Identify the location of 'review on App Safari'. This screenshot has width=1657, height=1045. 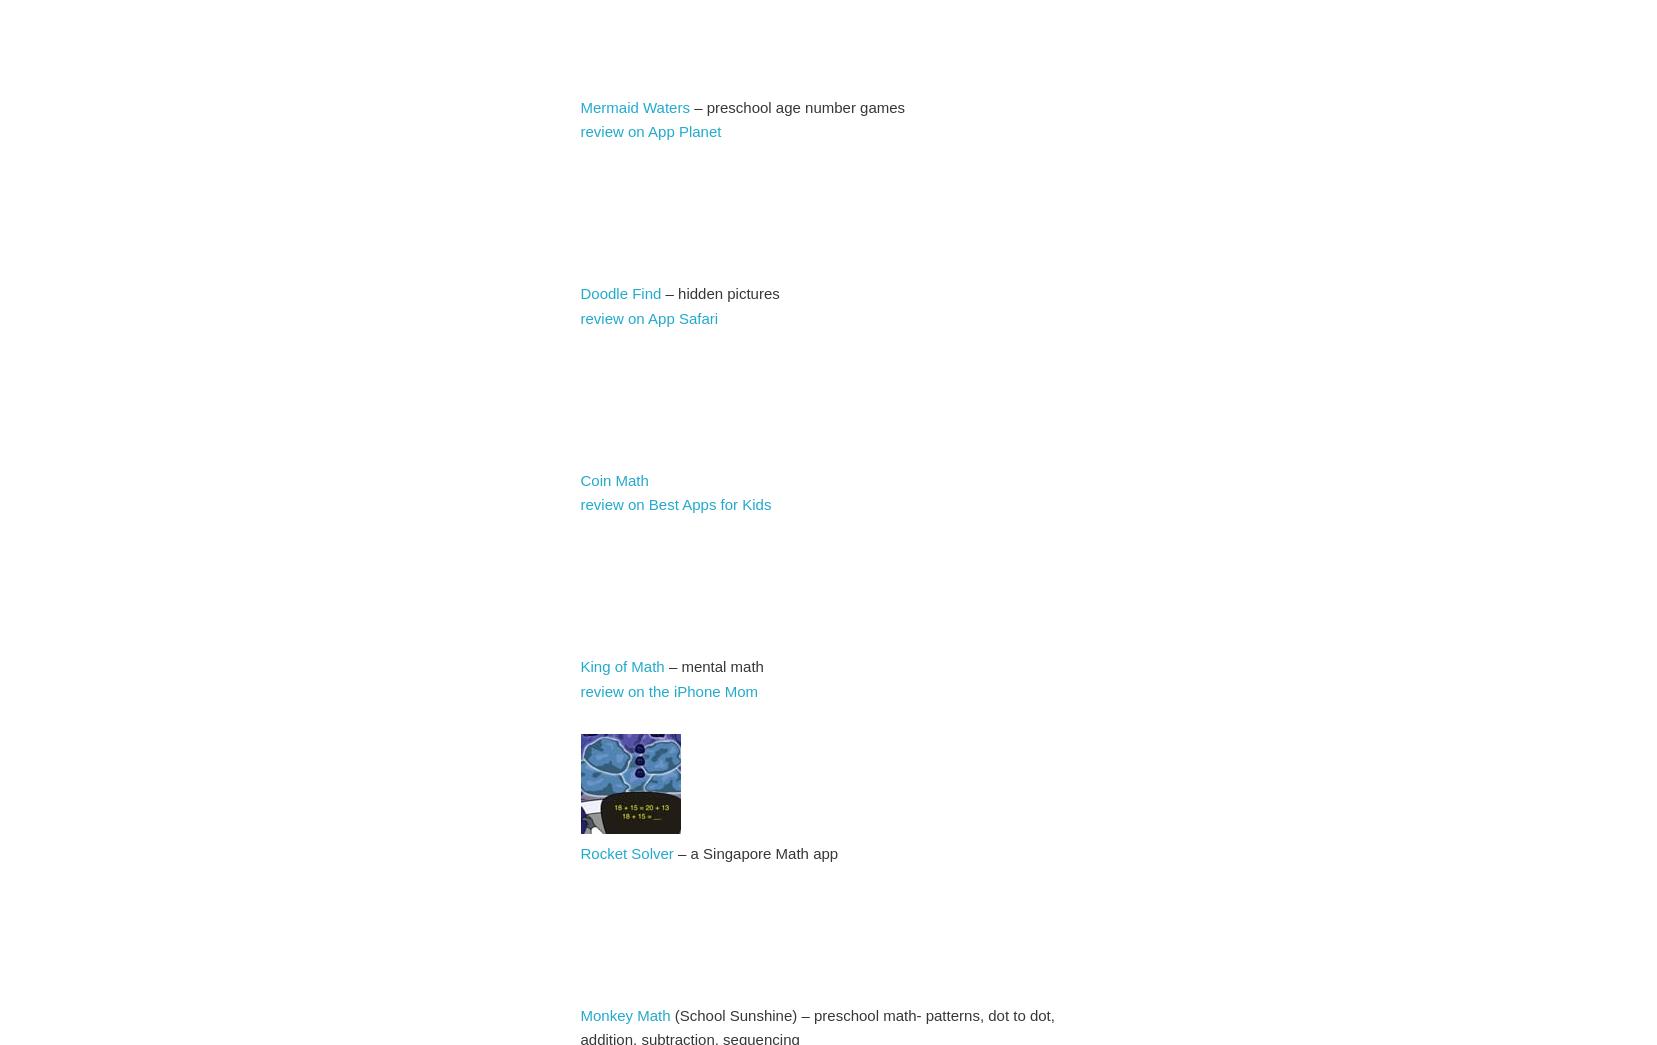
(651, 317).